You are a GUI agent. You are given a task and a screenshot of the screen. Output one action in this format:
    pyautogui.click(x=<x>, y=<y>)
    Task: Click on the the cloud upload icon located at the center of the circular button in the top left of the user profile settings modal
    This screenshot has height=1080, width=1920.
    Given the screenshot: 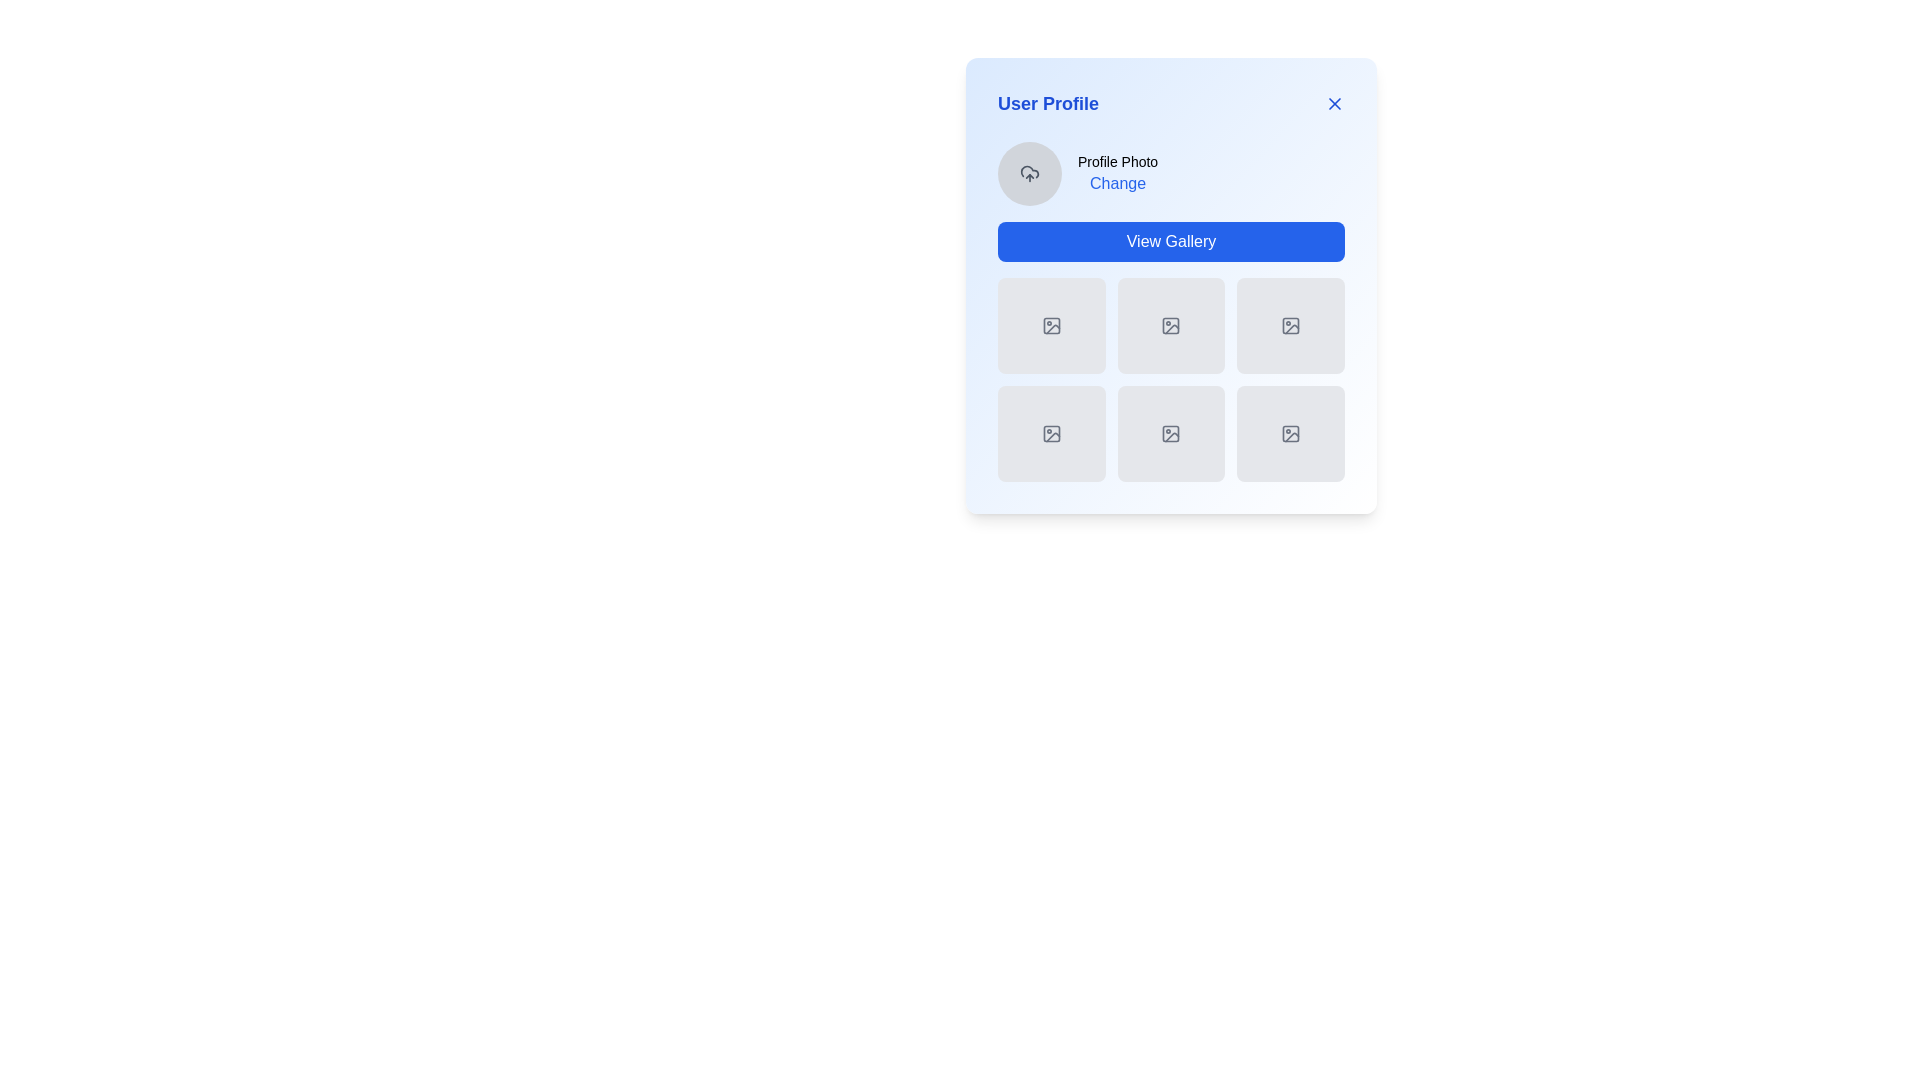 What is the action you would take?
    pyautogui.click(x=1030, y=172)
    